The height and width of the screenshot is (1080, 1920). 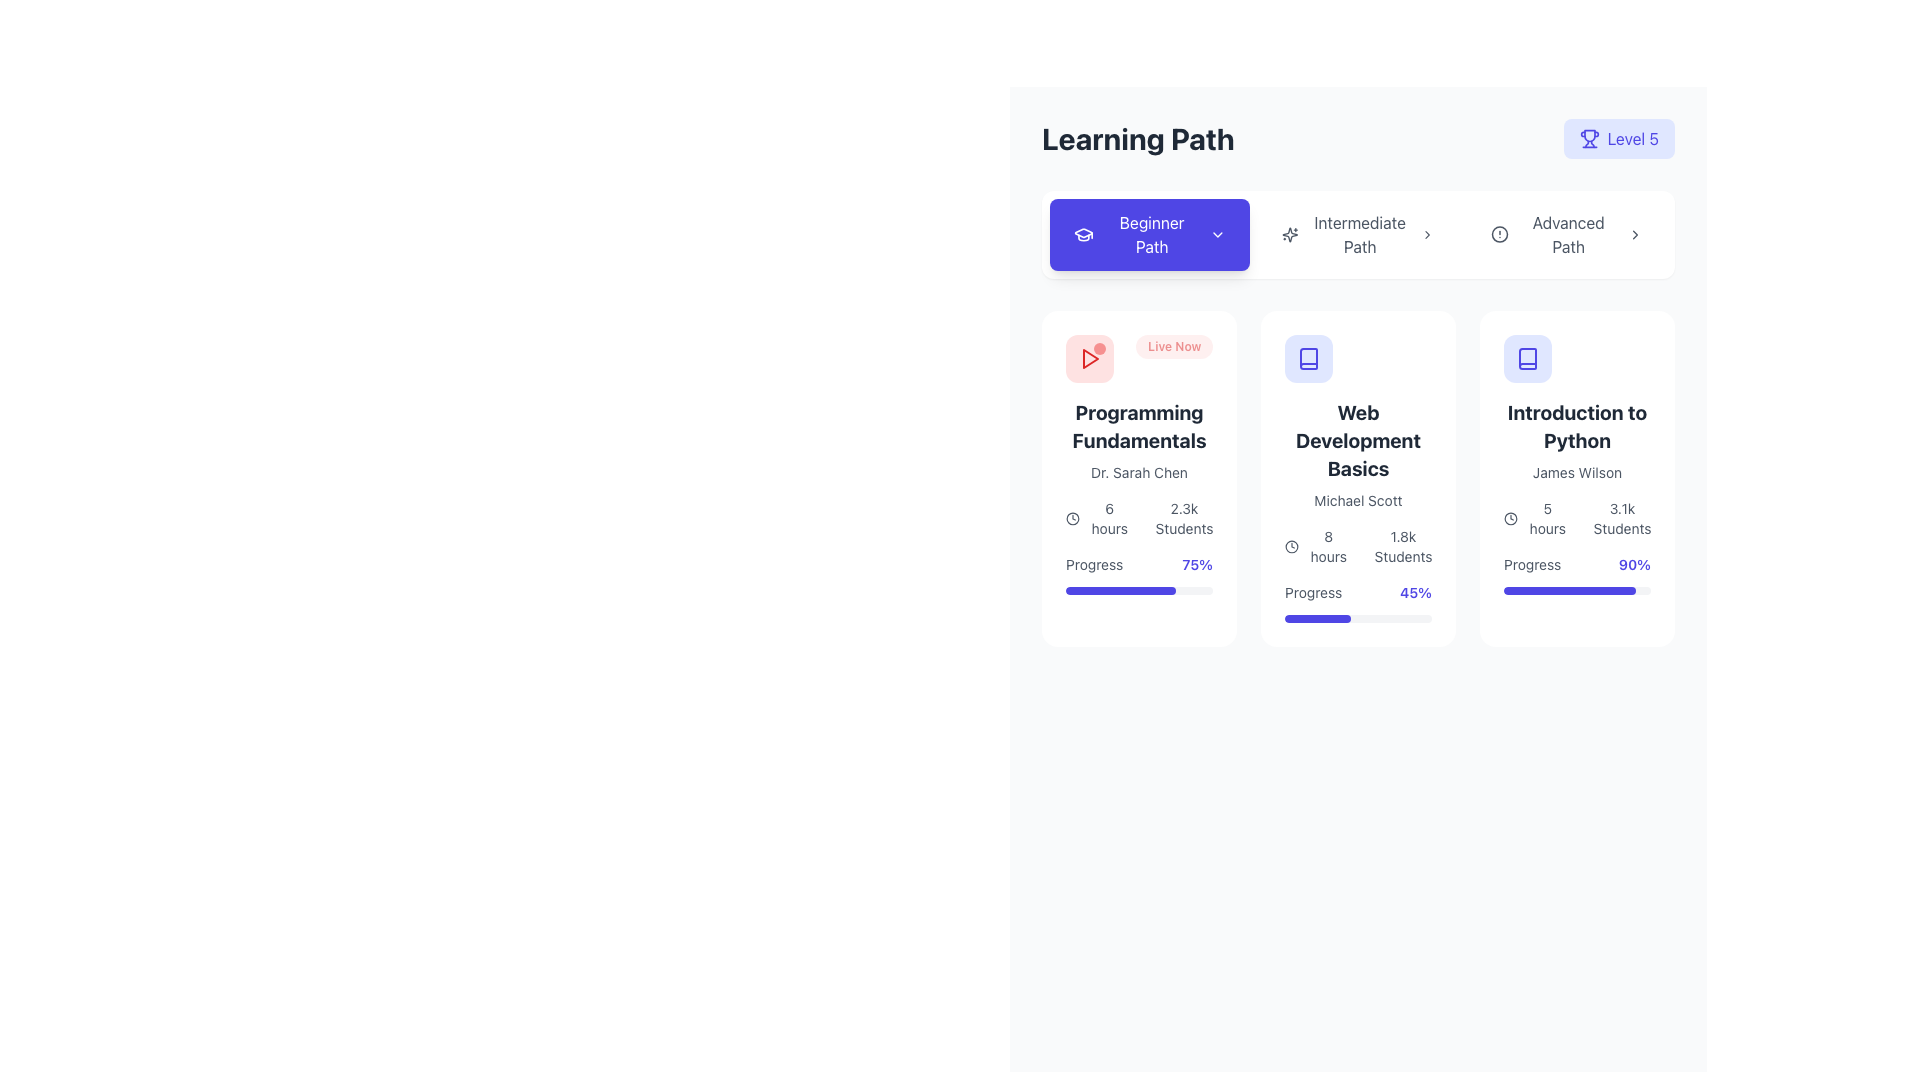 What do you see at coordinates (1618, 518) in the screenshot?
I see `the text label displaying '3.1k Students' located in the bottom-right corner of the 'Introduction to Python' card` at bounding box center [1618, 518].